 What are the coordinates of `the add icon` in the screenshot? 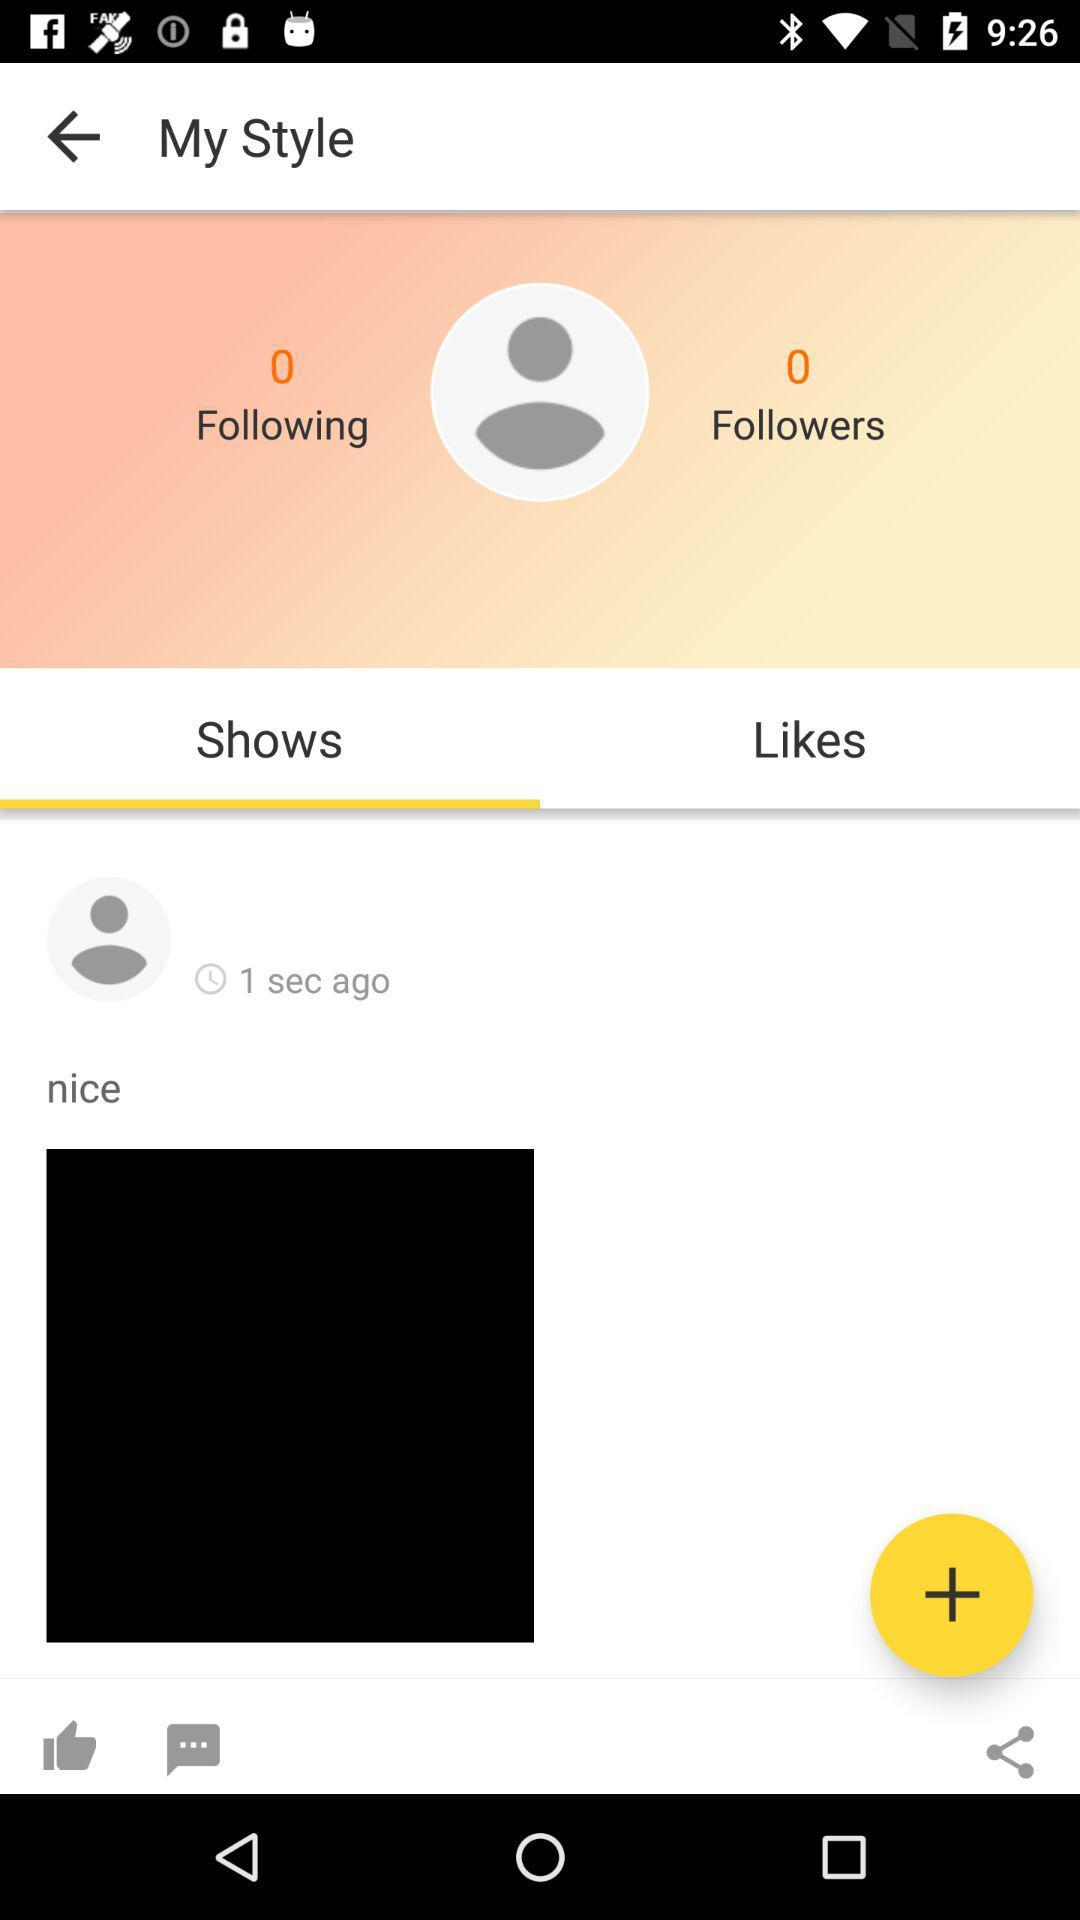 It's located at (950, 1594).